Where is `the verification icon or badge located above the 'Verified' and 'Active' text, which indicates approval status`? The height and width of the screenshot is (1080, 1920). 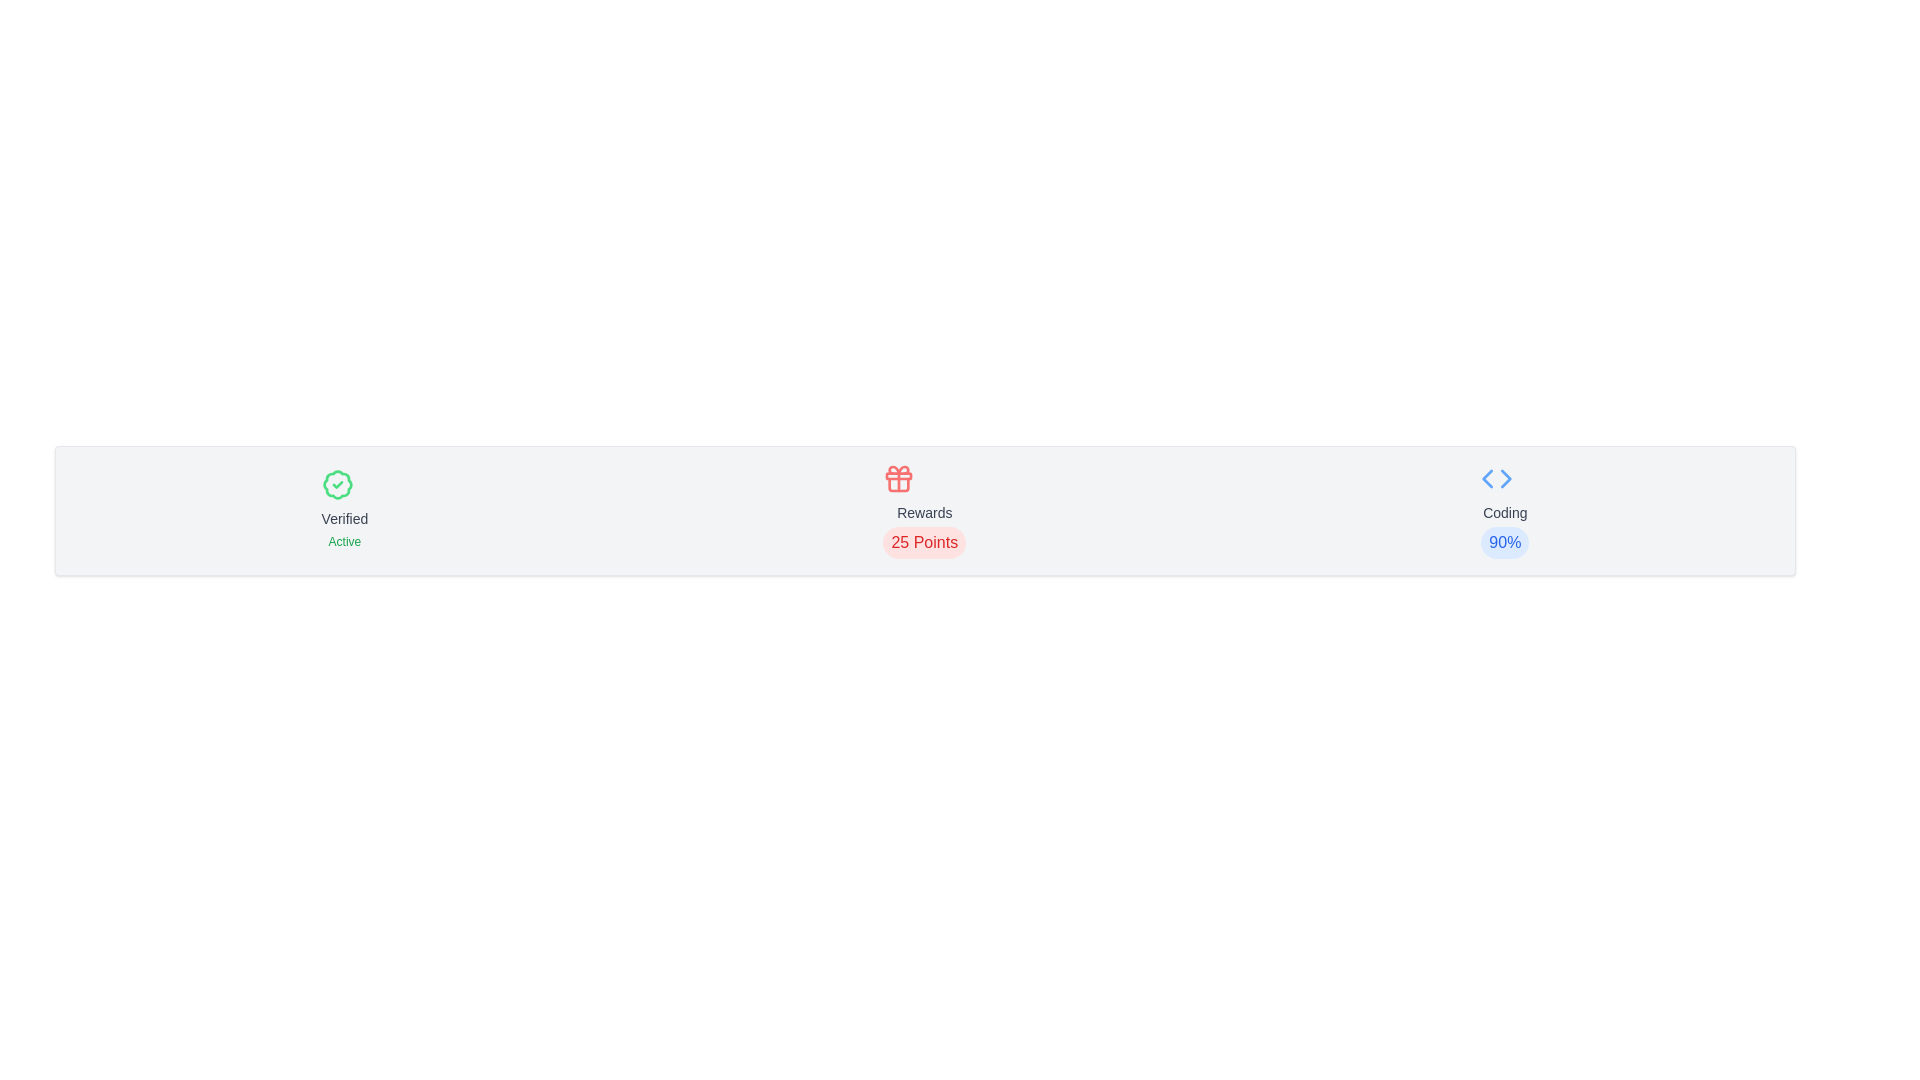
the verification icon or badge located above the 'Verified' and 'Active' text, which indicates approval status is located at coordinates (337, 485).